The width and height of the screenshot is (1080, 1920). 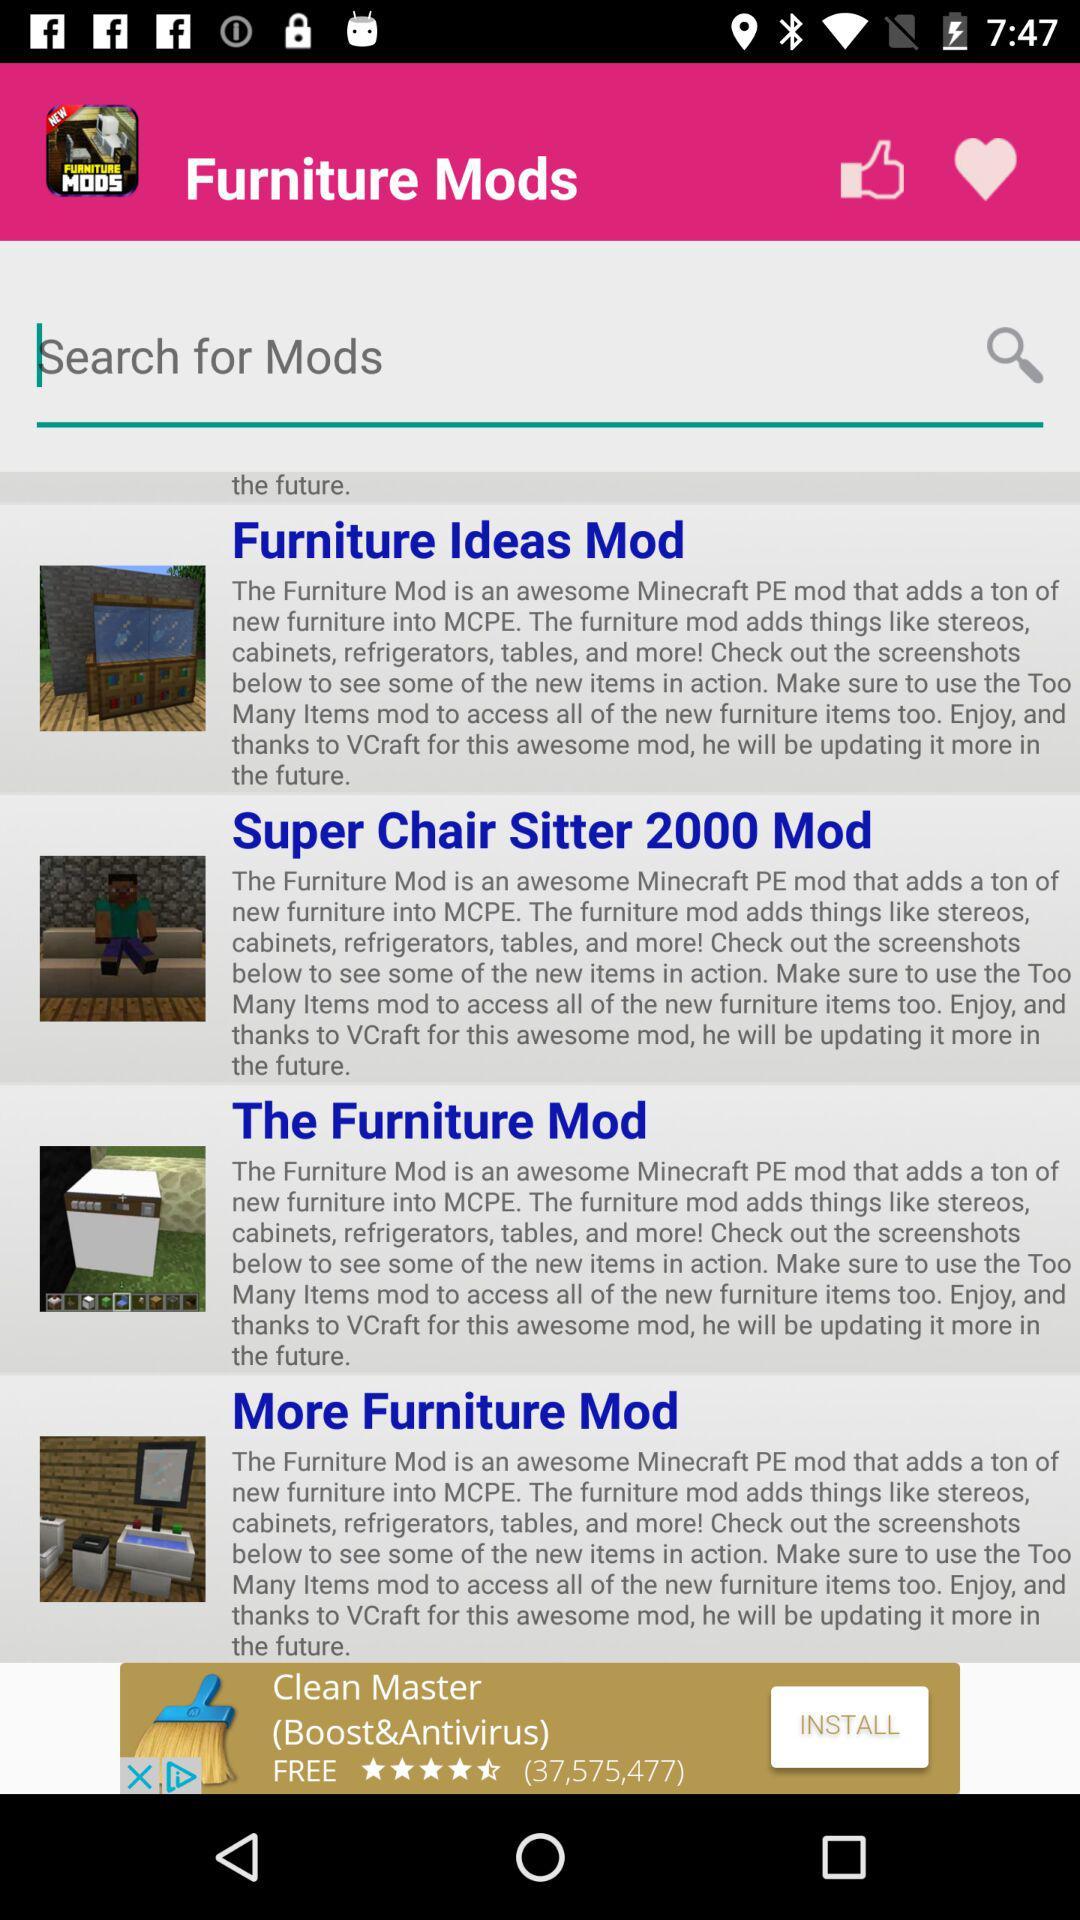 I want to click on give a like, so click(x=871, y=169).